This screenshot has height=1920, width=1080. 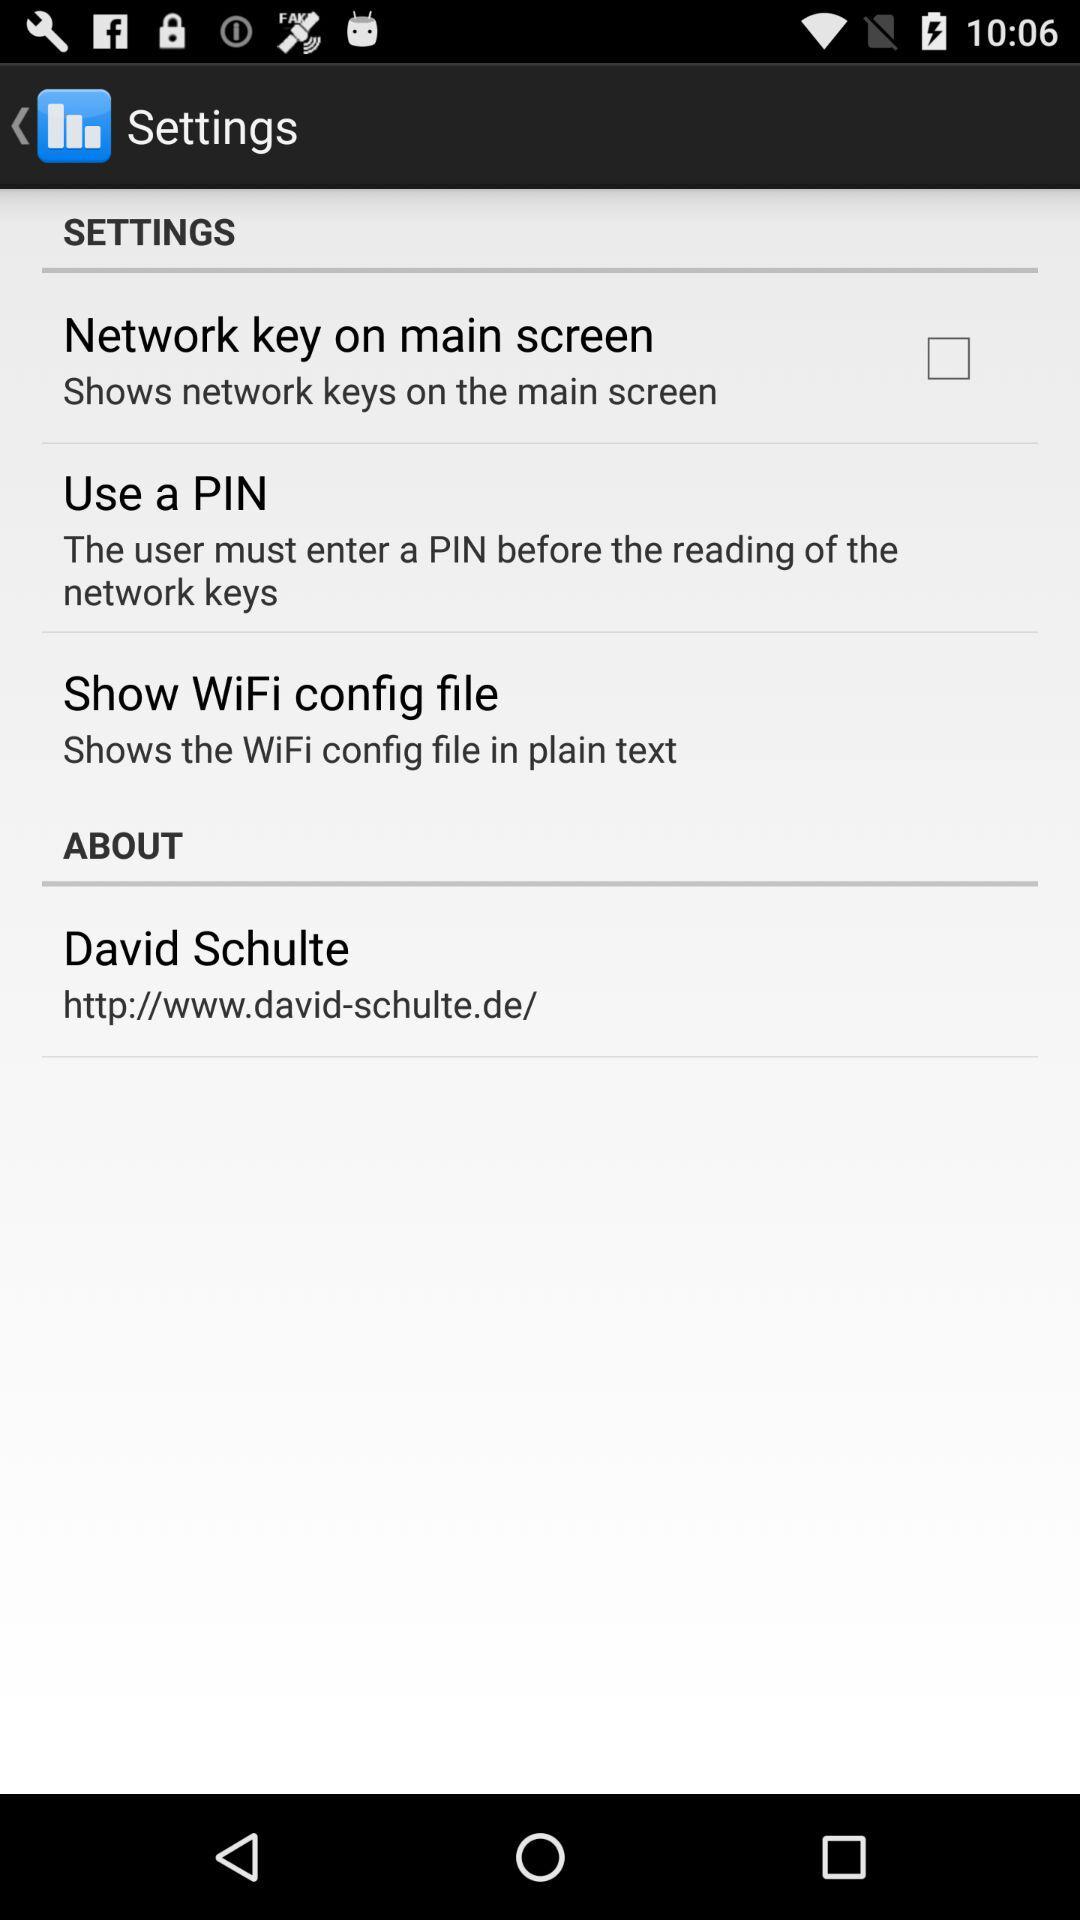 I want to click on icon next to the shows network keys, so click(x=947, y=358).